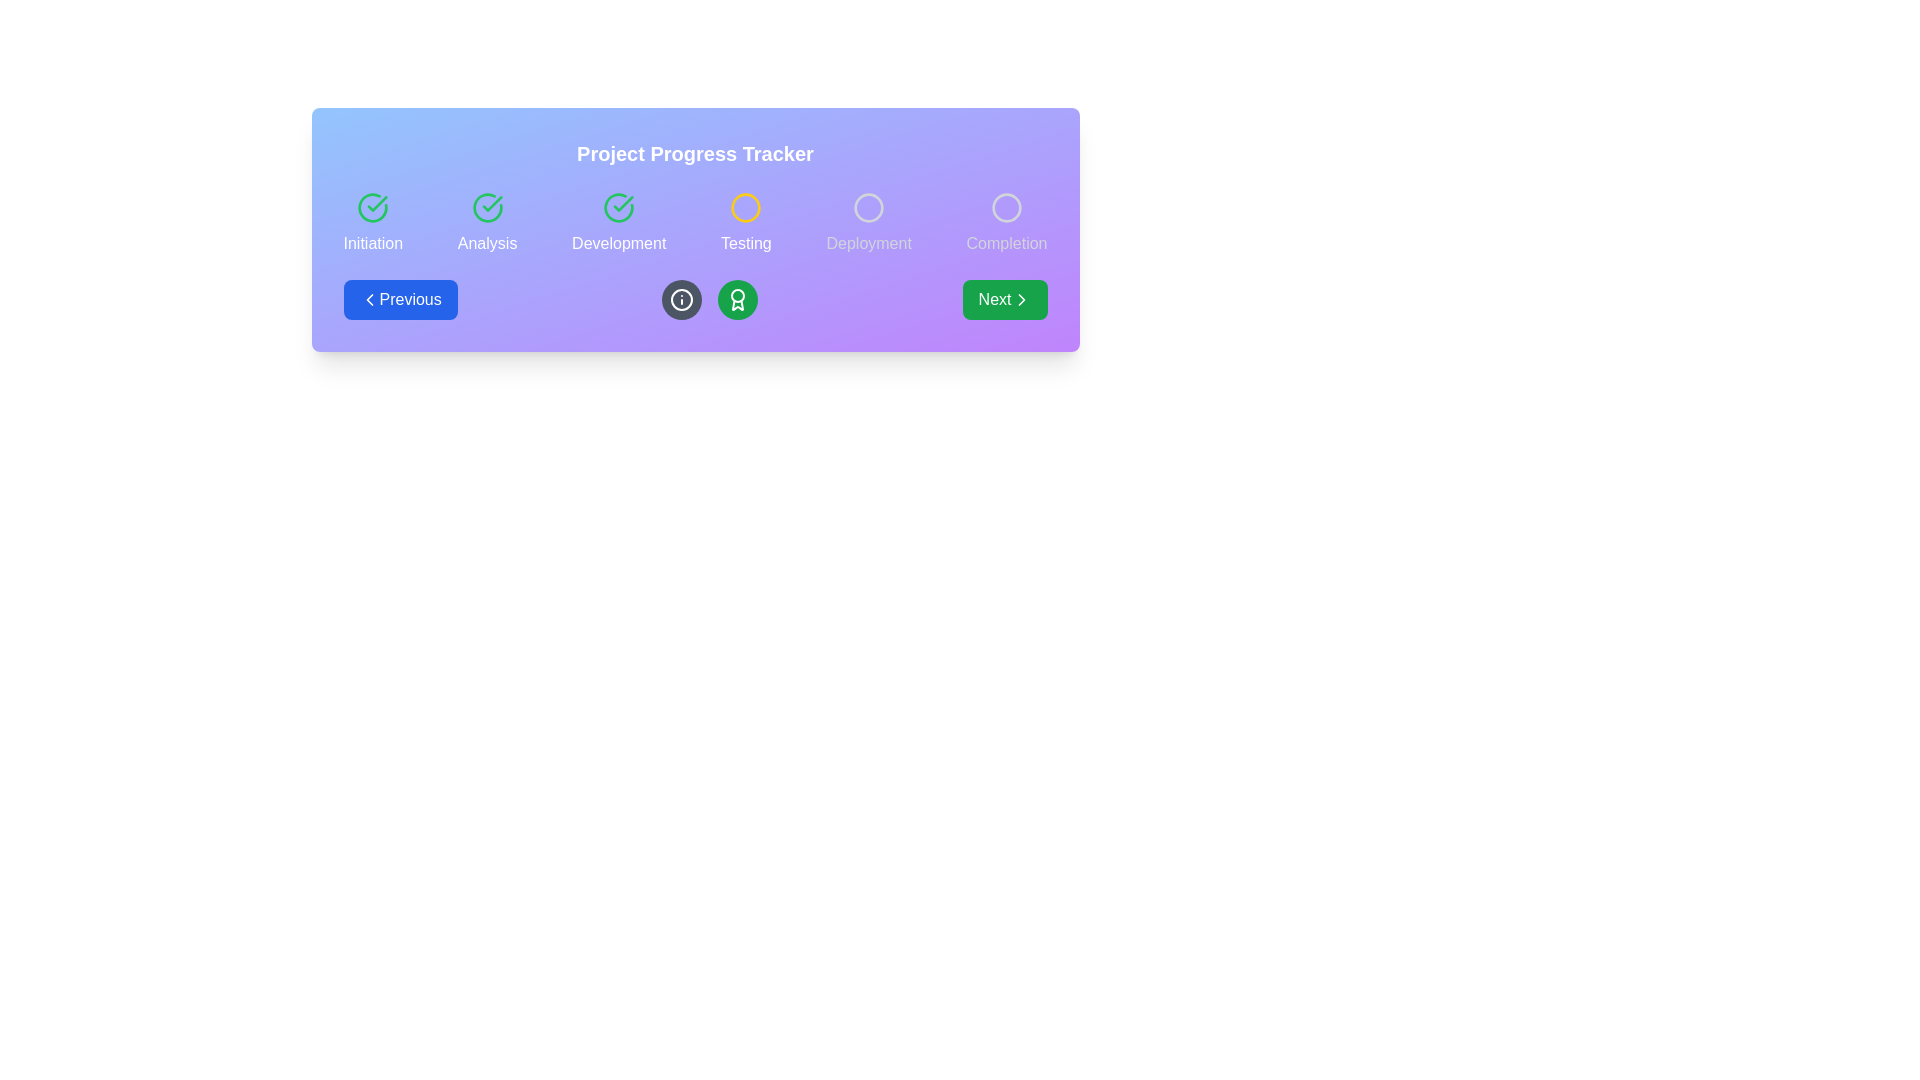 This screenshot has height=1080, width=1920. Describe the element at coordinates (1007, 223) in the screenshot. I see `the Progress indicator stage element` at that location.